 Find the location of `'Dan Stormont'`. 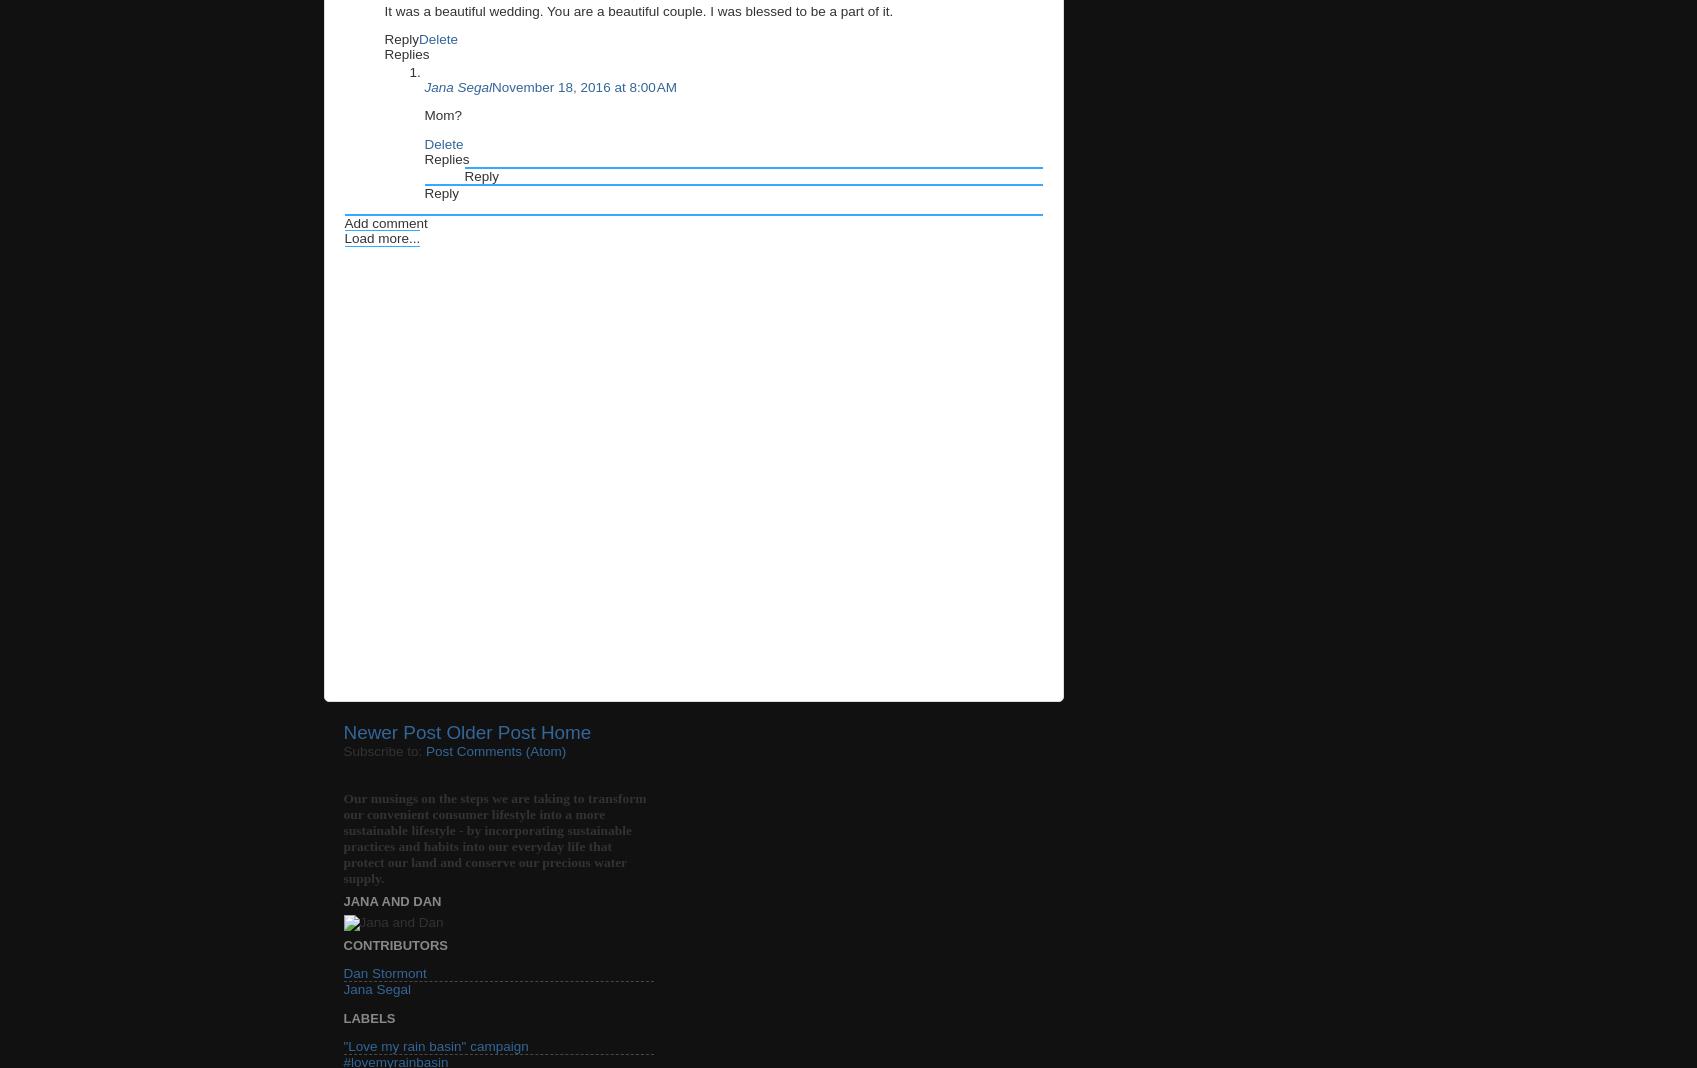

'Dan Stormont' is located at coordinates (384, 973).